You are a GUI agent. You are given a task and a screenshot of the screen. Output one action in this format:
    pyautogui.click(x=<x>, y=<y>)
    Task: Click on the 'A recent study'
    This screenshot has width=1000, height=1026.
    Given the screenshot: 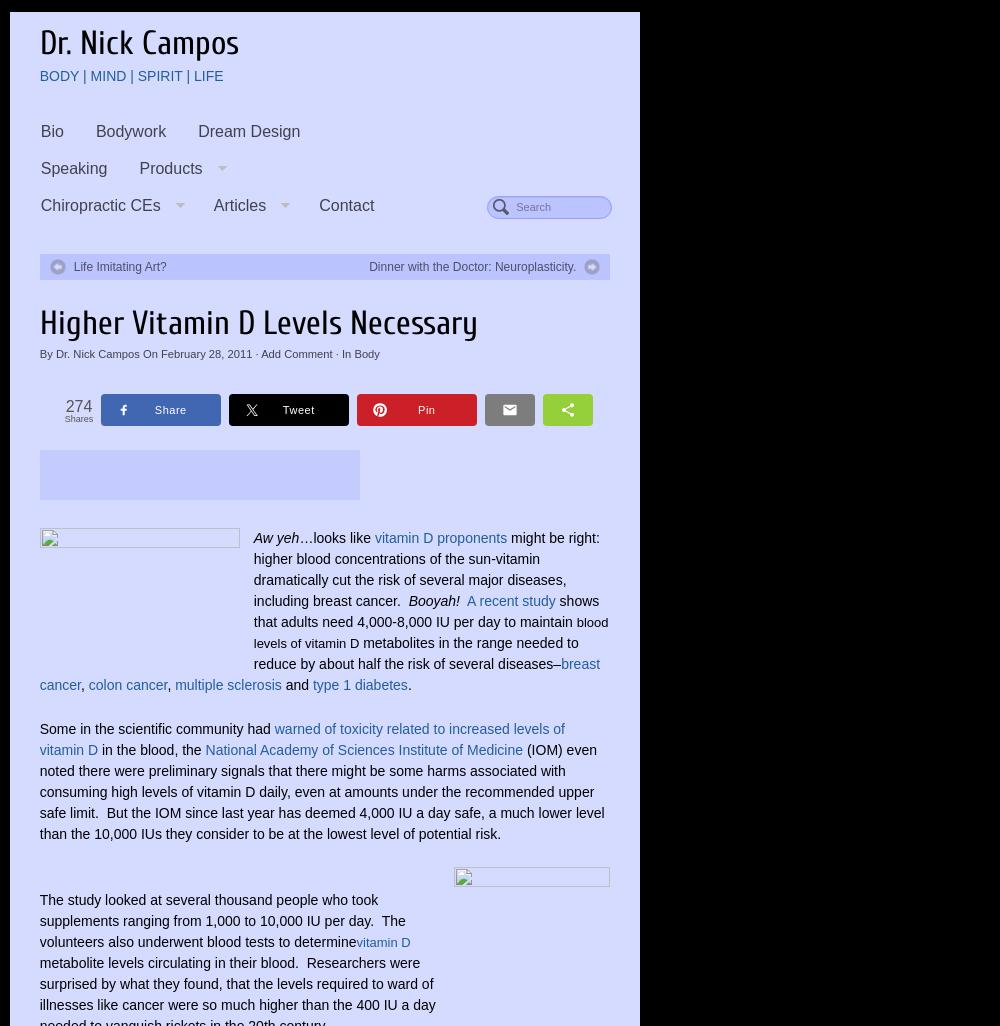 What is the action you would take?
    pyautogui.click(x=511, y=600)
    